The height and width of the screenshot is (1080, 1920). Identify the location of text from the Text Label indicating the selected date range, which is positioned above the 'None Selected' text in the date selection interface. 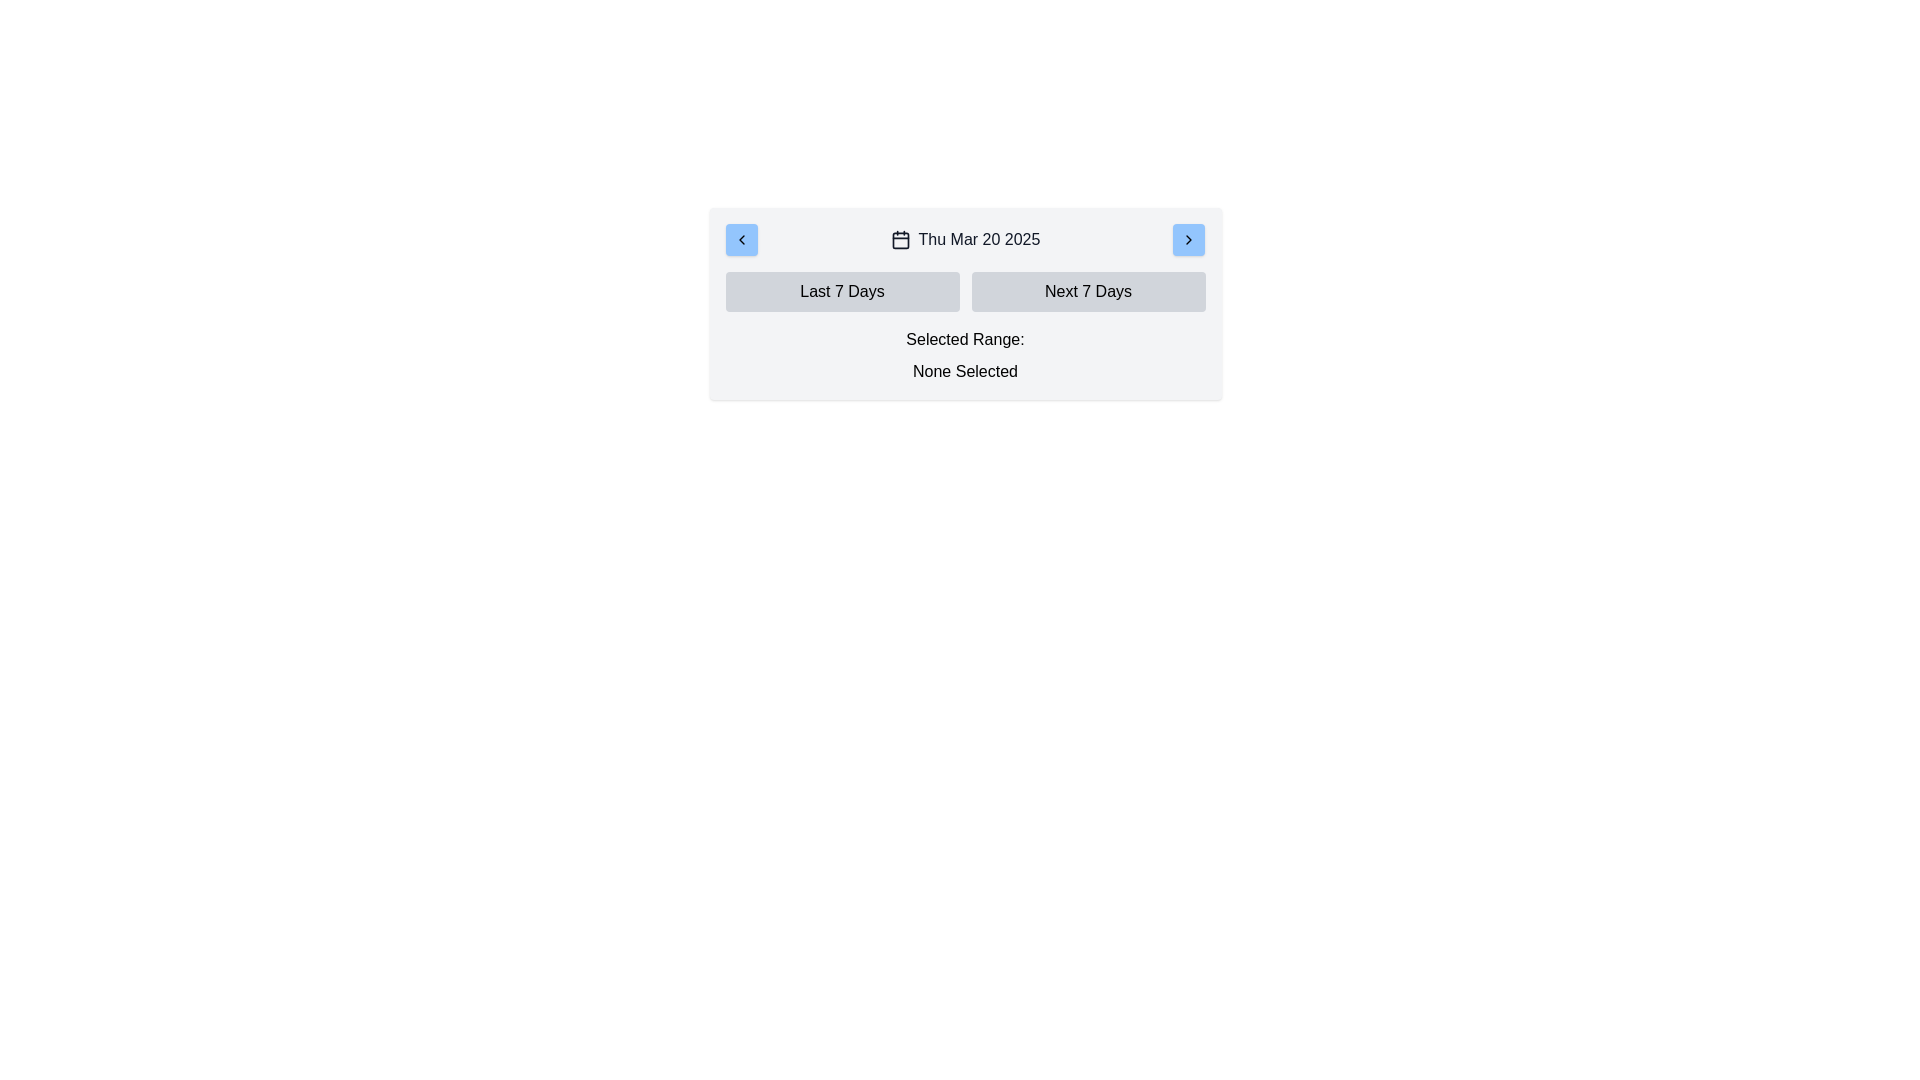
(965, 338).